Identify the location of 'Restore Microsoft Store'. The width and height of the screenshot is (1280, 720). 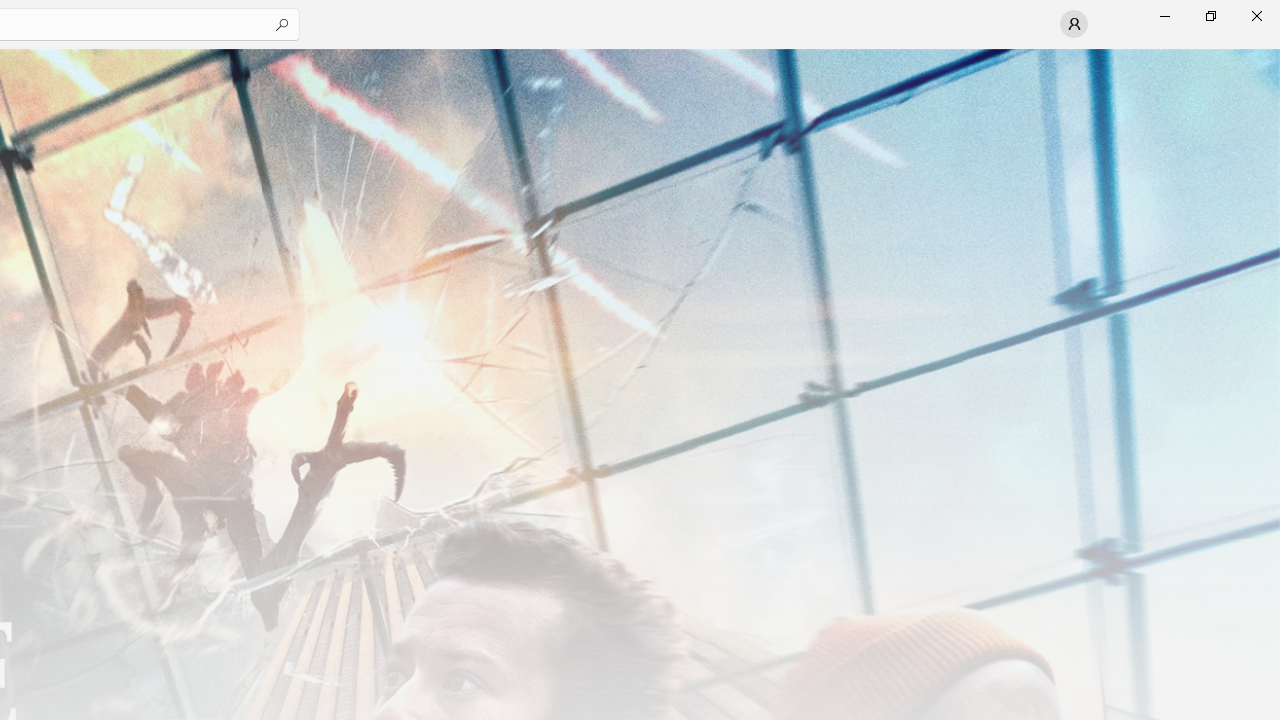
(1209, 15).